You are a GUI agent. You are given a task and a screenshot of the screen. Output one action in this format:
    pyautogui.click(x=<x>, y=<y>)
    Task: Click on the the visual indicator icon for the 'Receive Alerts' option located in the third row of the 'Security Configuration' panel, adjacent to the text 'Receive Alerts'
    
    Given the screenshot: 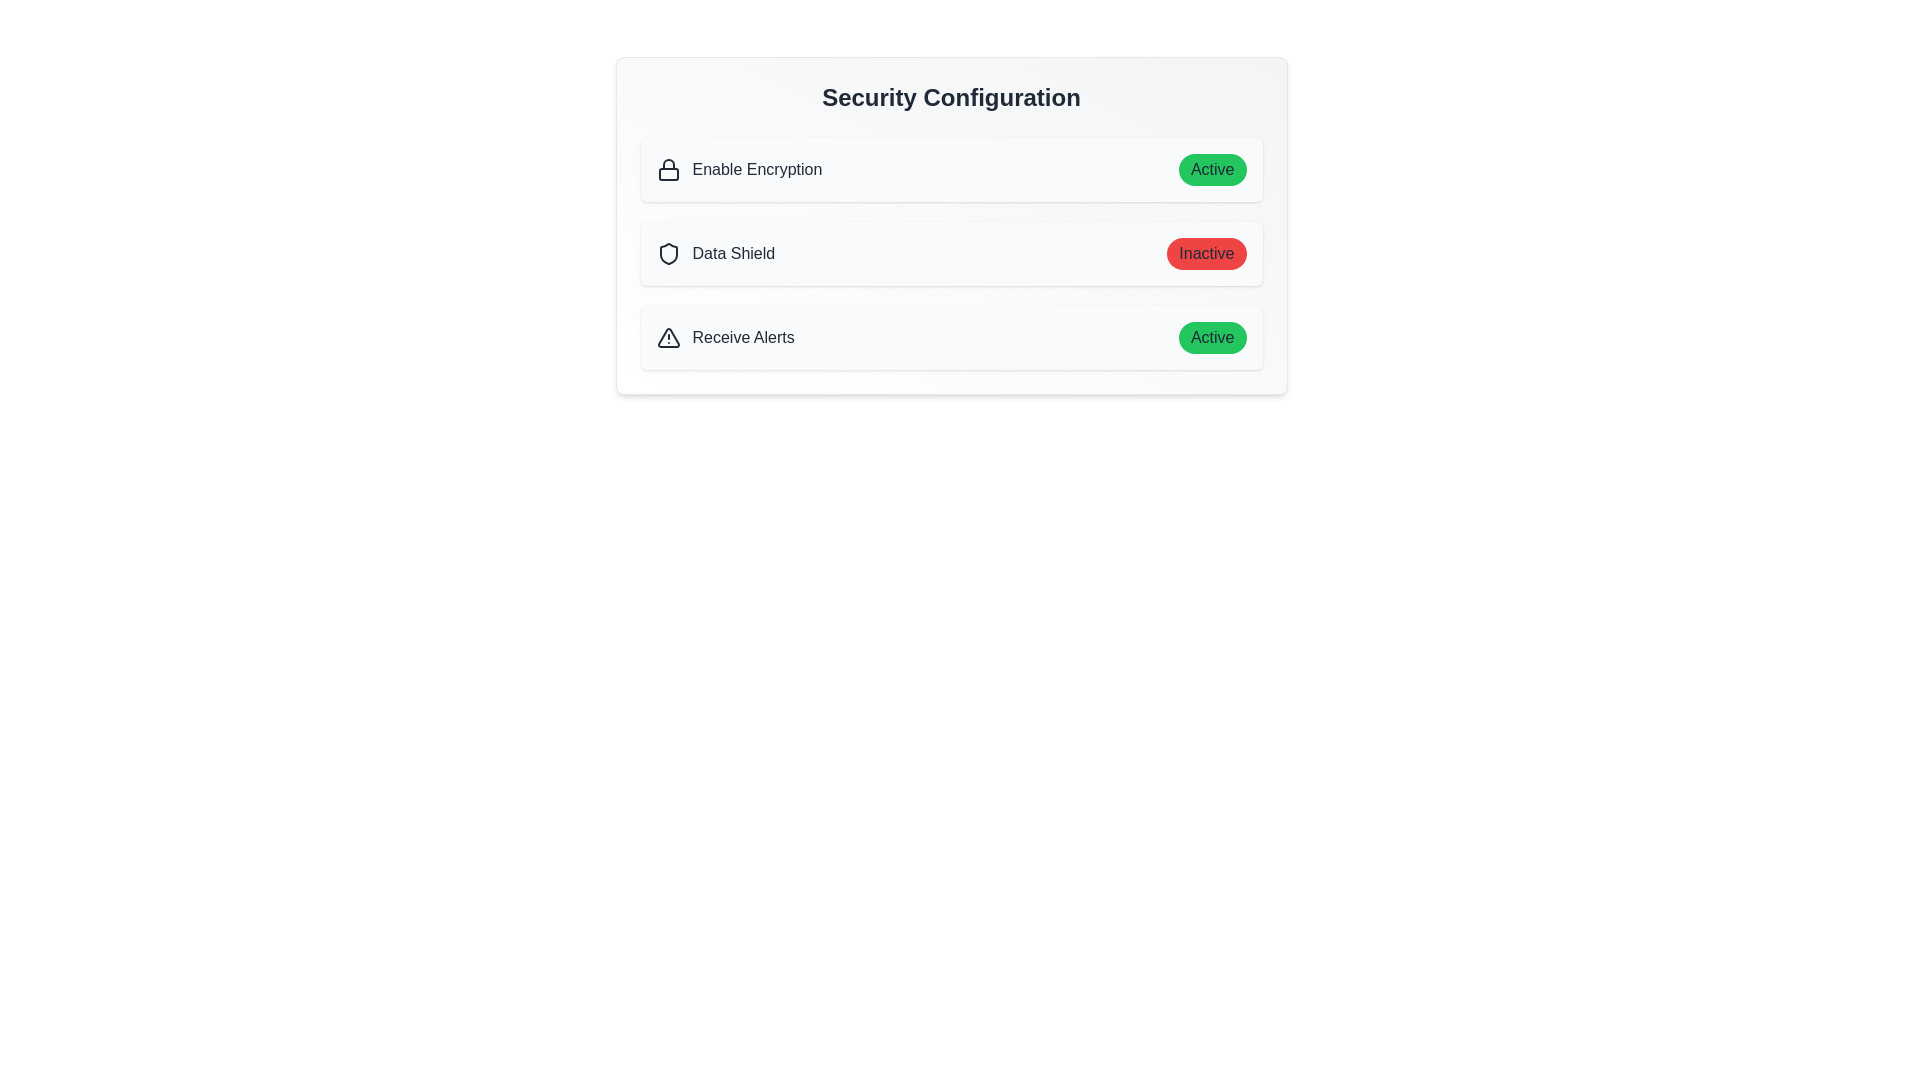 What is the action you would take?
    pyautogui.click(x=668, y=337)
    